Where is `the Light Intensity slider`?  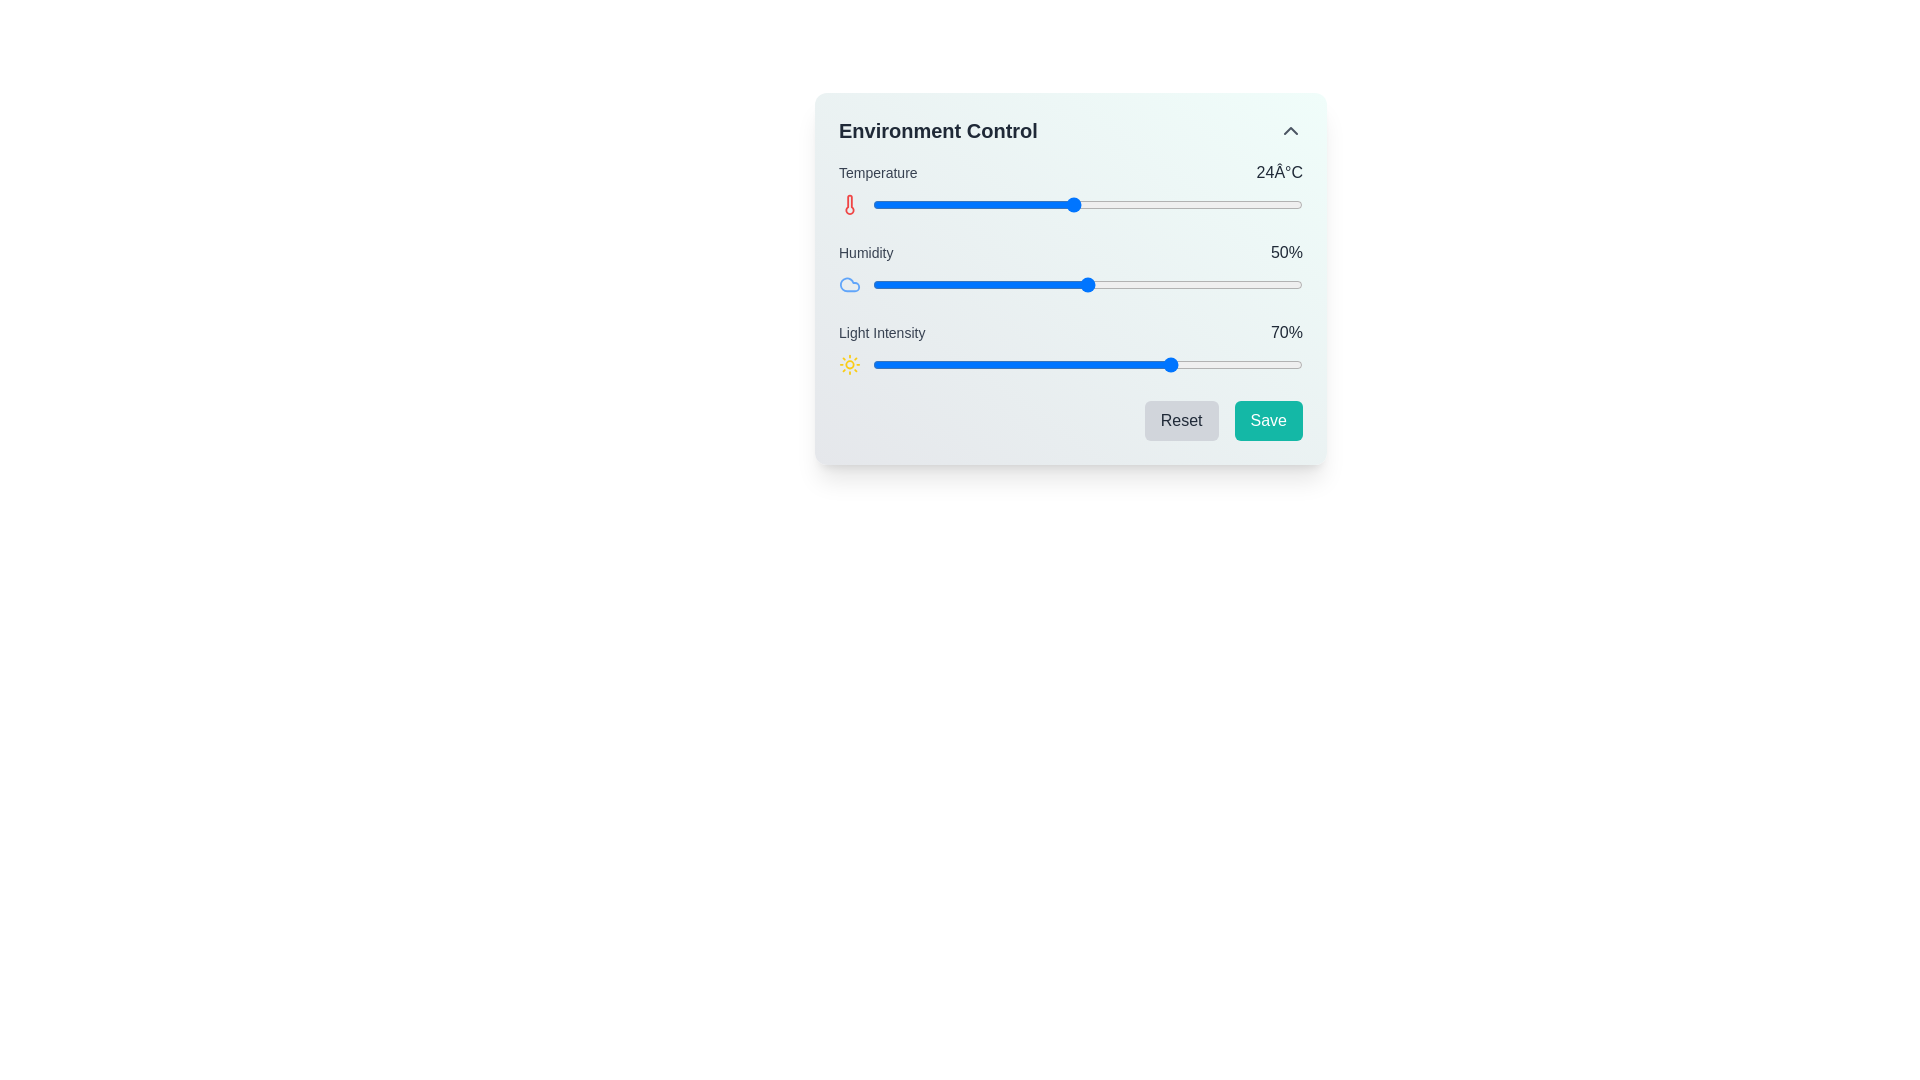 the Light Intensity slider is located at coordinates (1182, 365).